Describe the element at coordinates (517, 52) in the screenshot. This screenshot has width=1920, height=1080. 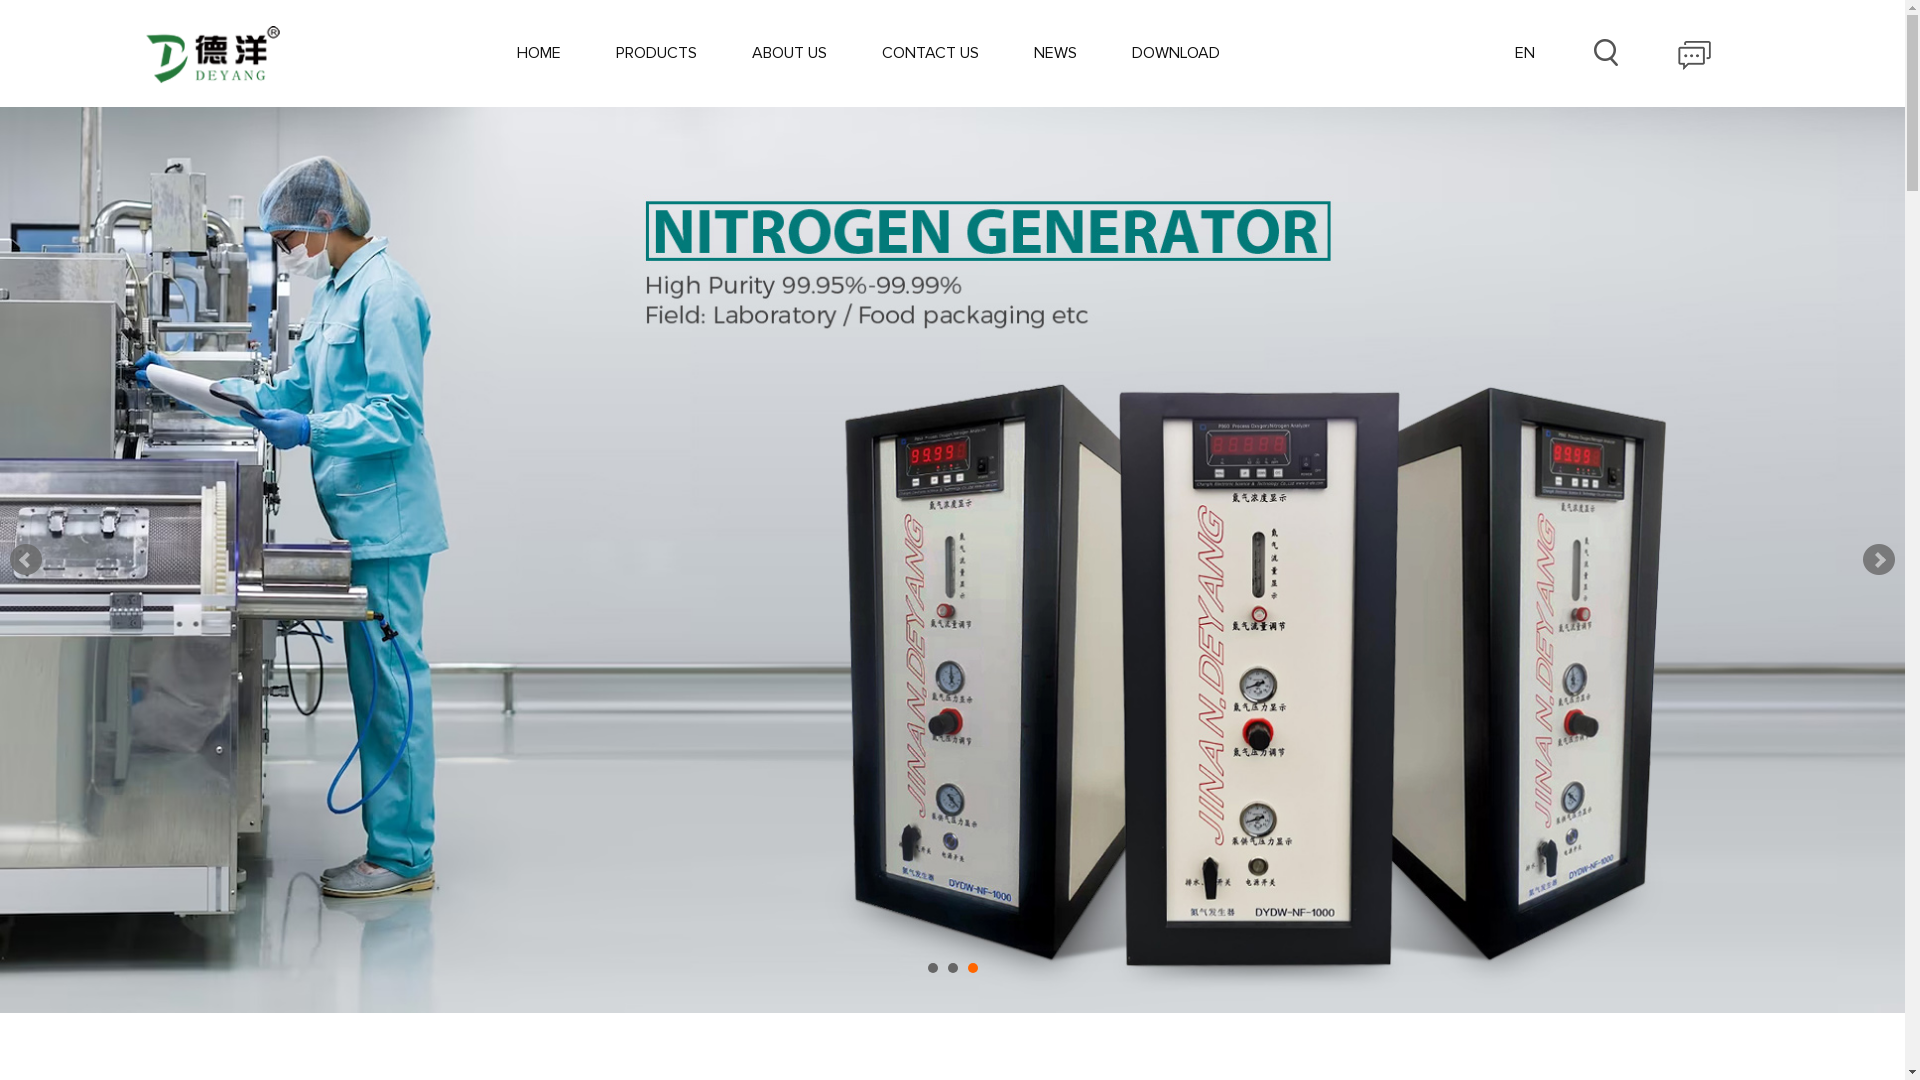
I see `'HOME'` at that location.